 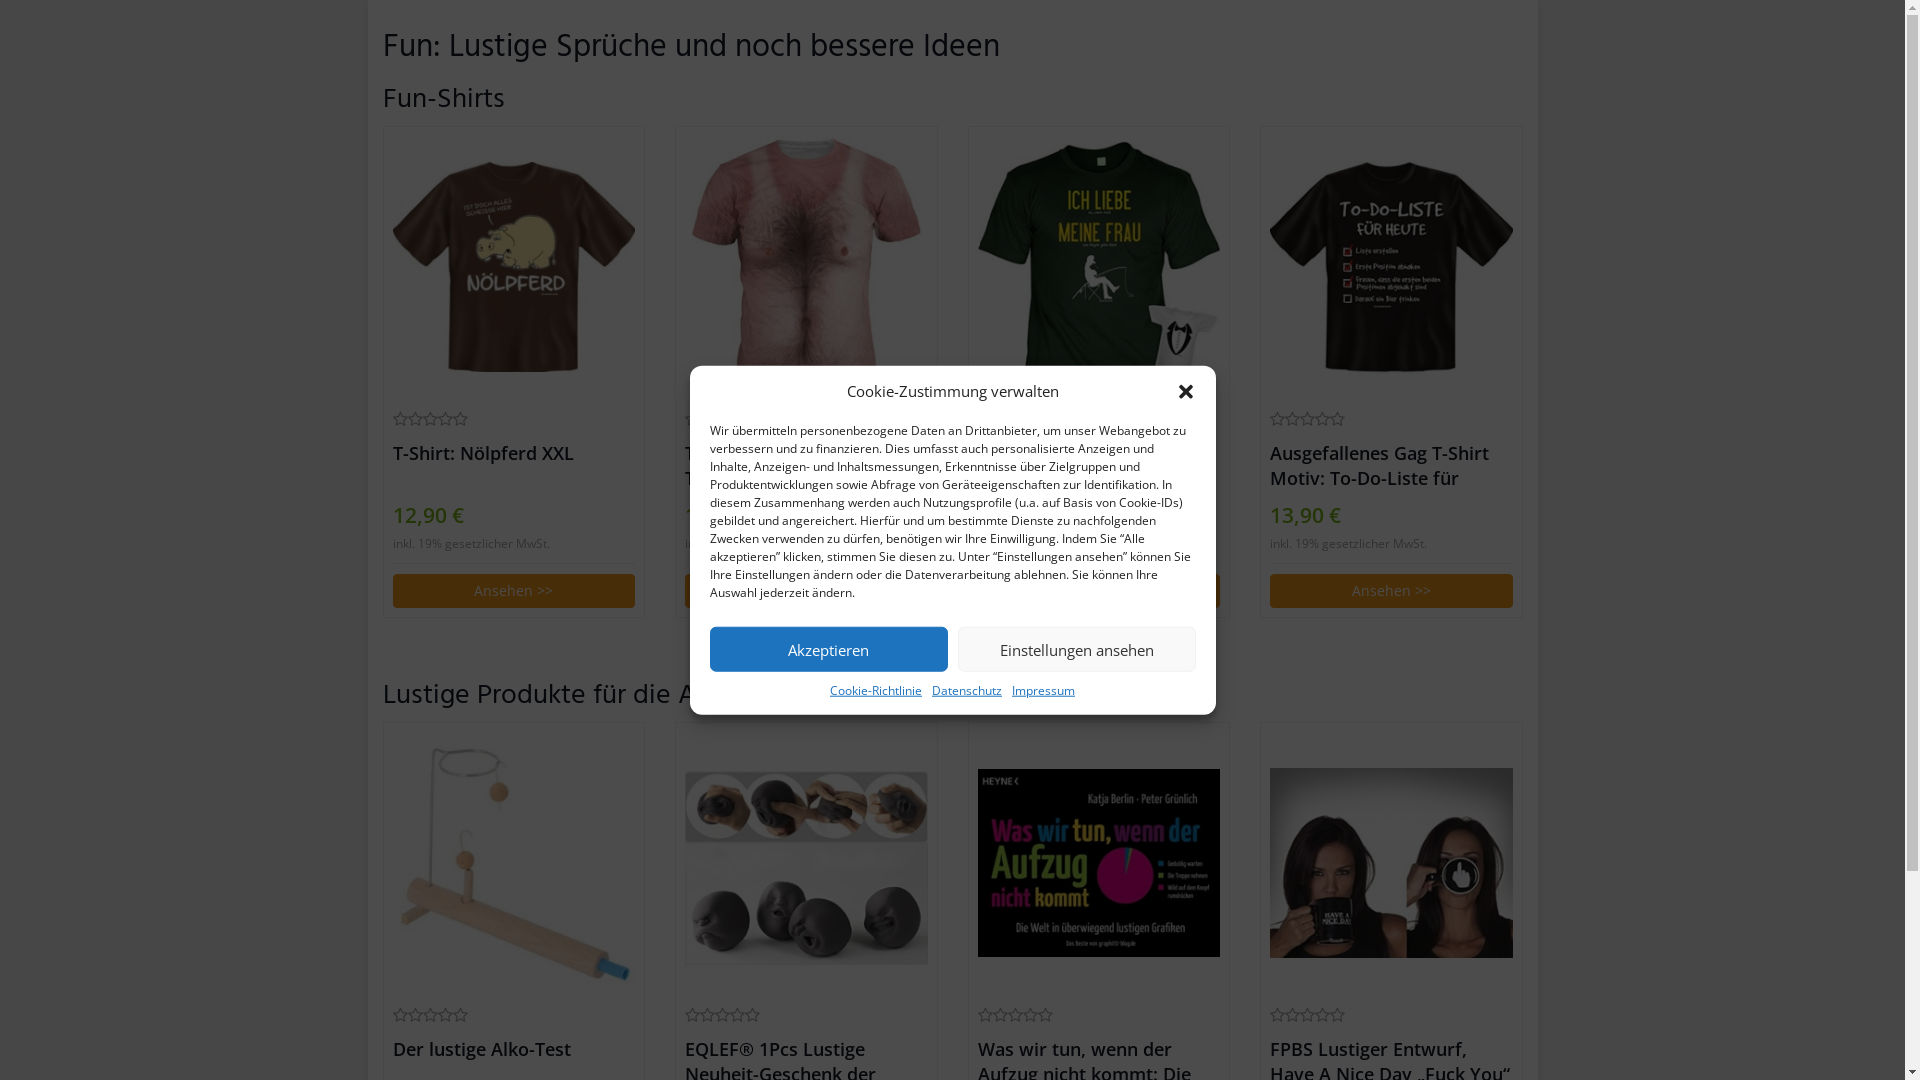 What do you see at coordinates (1042, 689) in the screenshot?
I see `'Impressum'` at bounding box center [1042, 689].